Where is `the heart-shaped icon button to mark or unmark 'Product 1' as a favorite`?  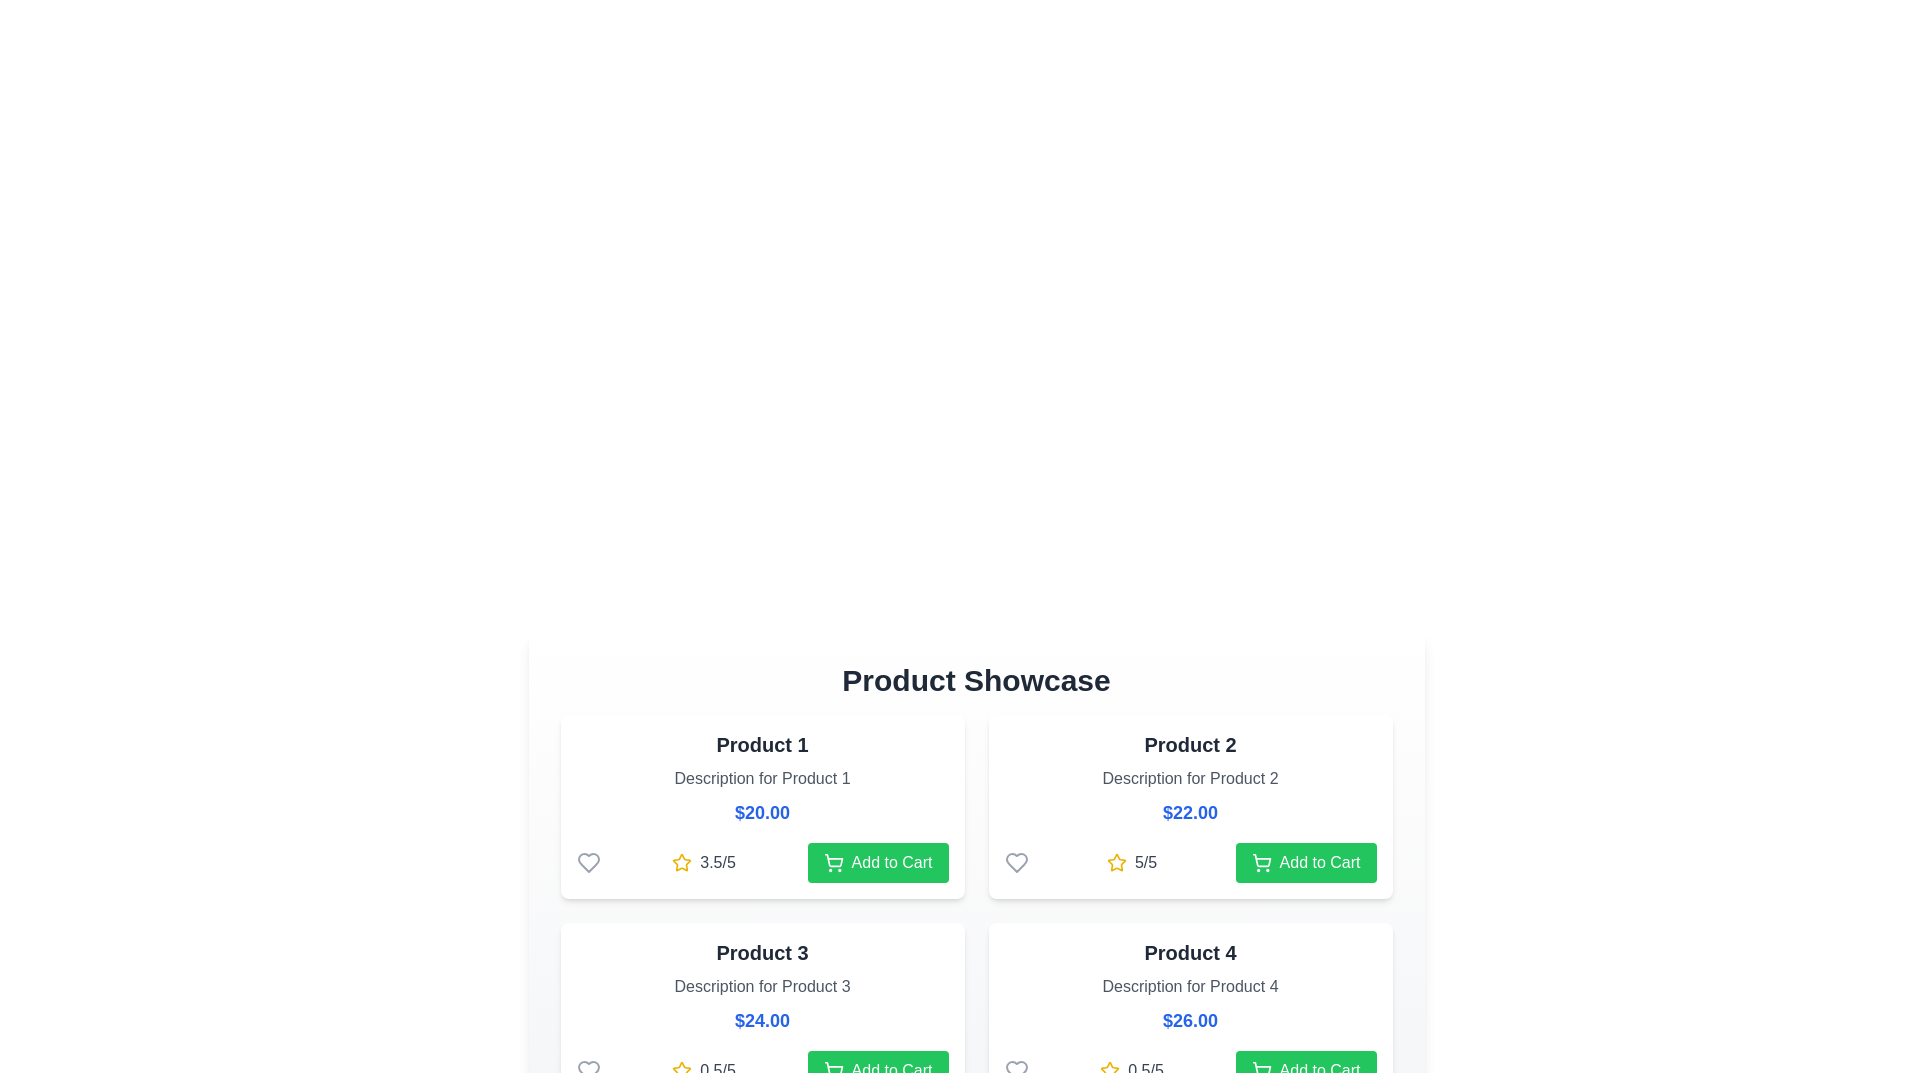
the heart-shaped icon button to mark or unmark 'Product 1' as a favorite is located at coordinates (587, 862).